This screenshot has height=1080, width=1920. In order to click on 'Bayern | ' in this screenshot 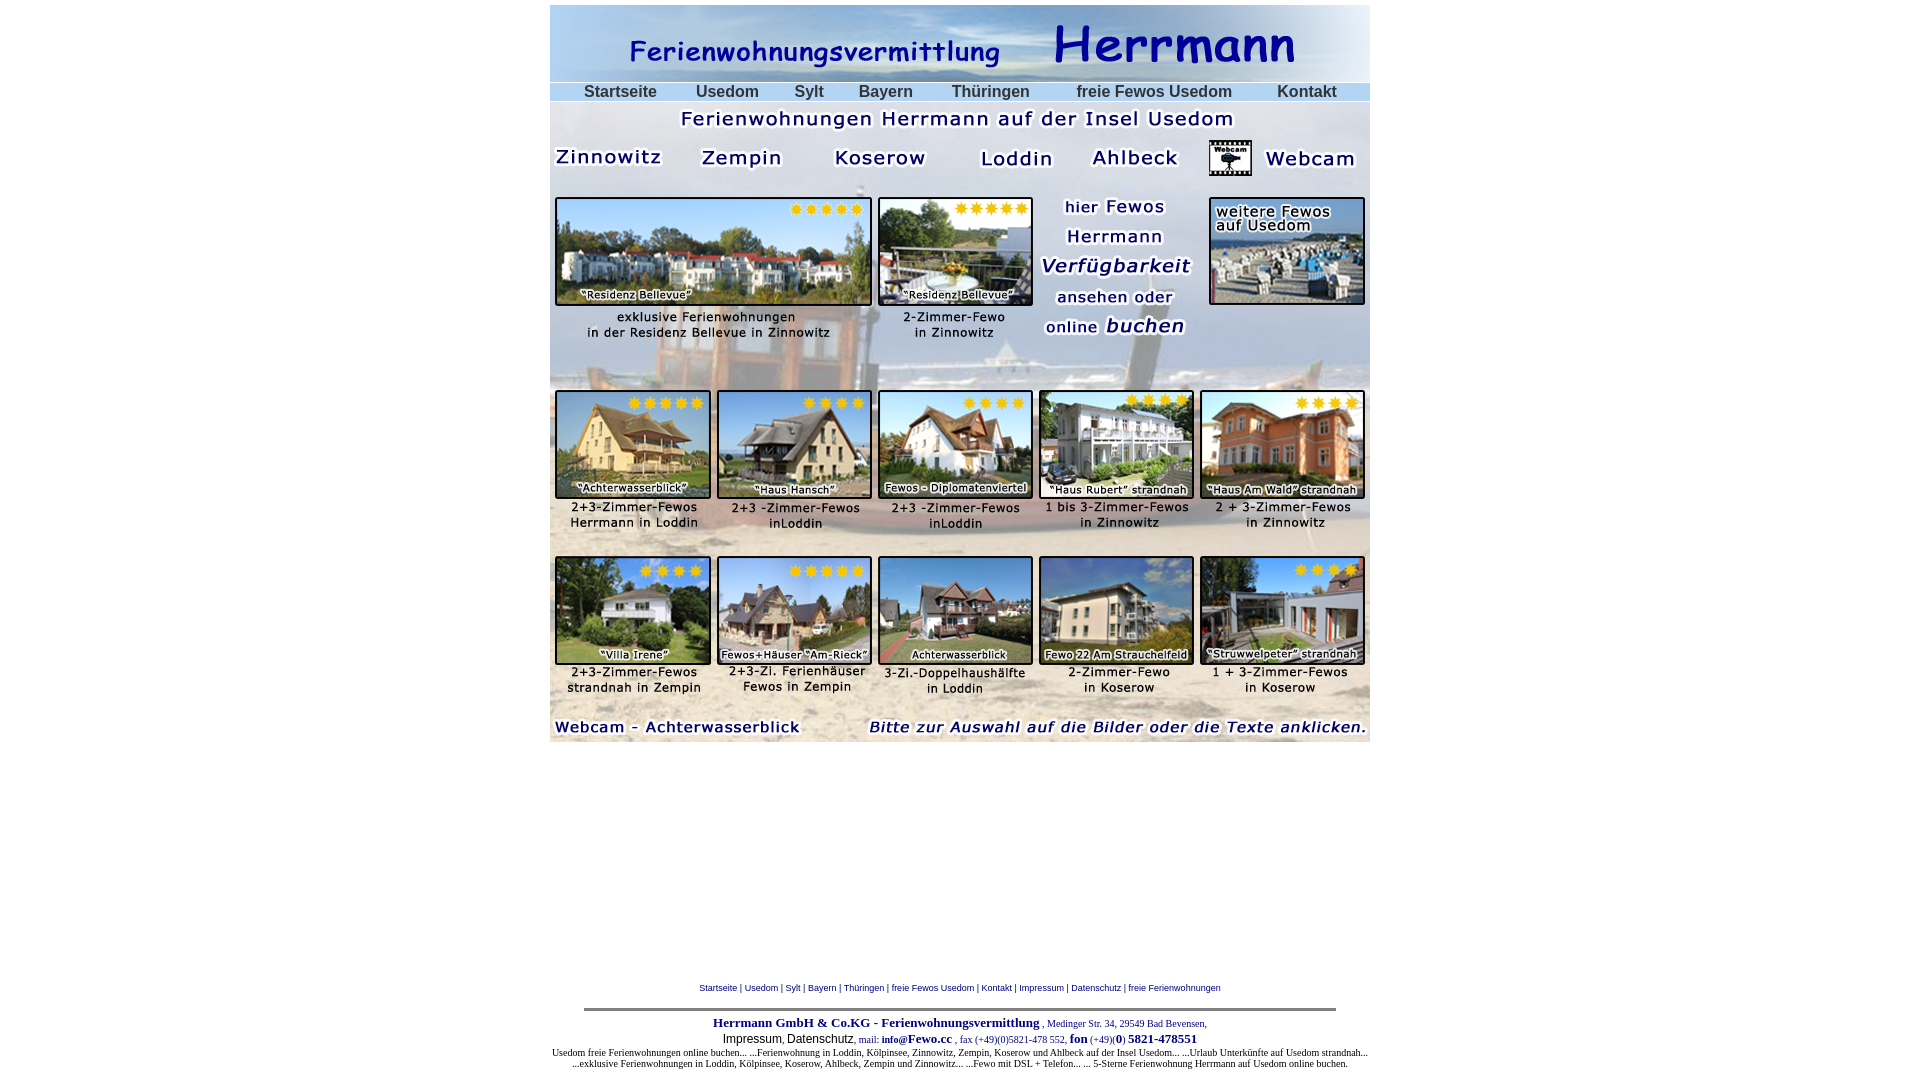, I will do `click(825, 986)`.